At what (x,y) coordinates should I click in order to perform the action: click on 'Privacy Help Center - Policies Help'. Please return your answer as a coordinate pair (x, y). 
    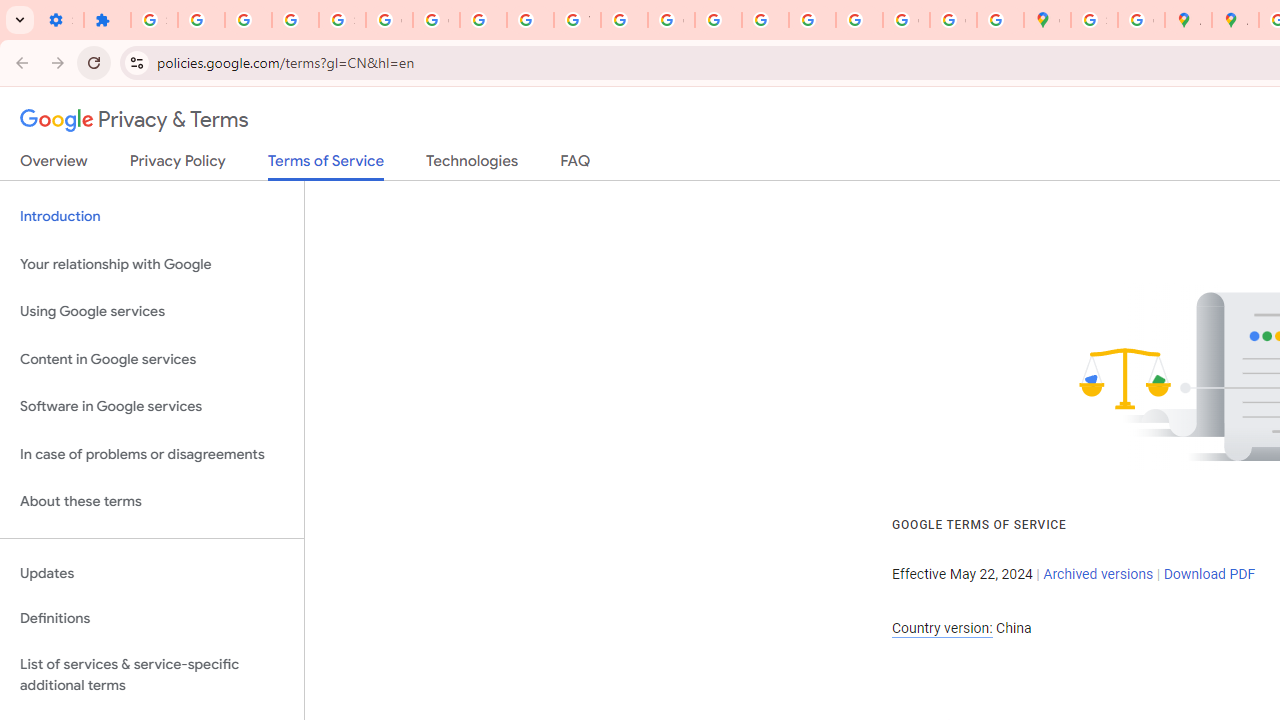
    Looking at the image, I should click on (718, 20).